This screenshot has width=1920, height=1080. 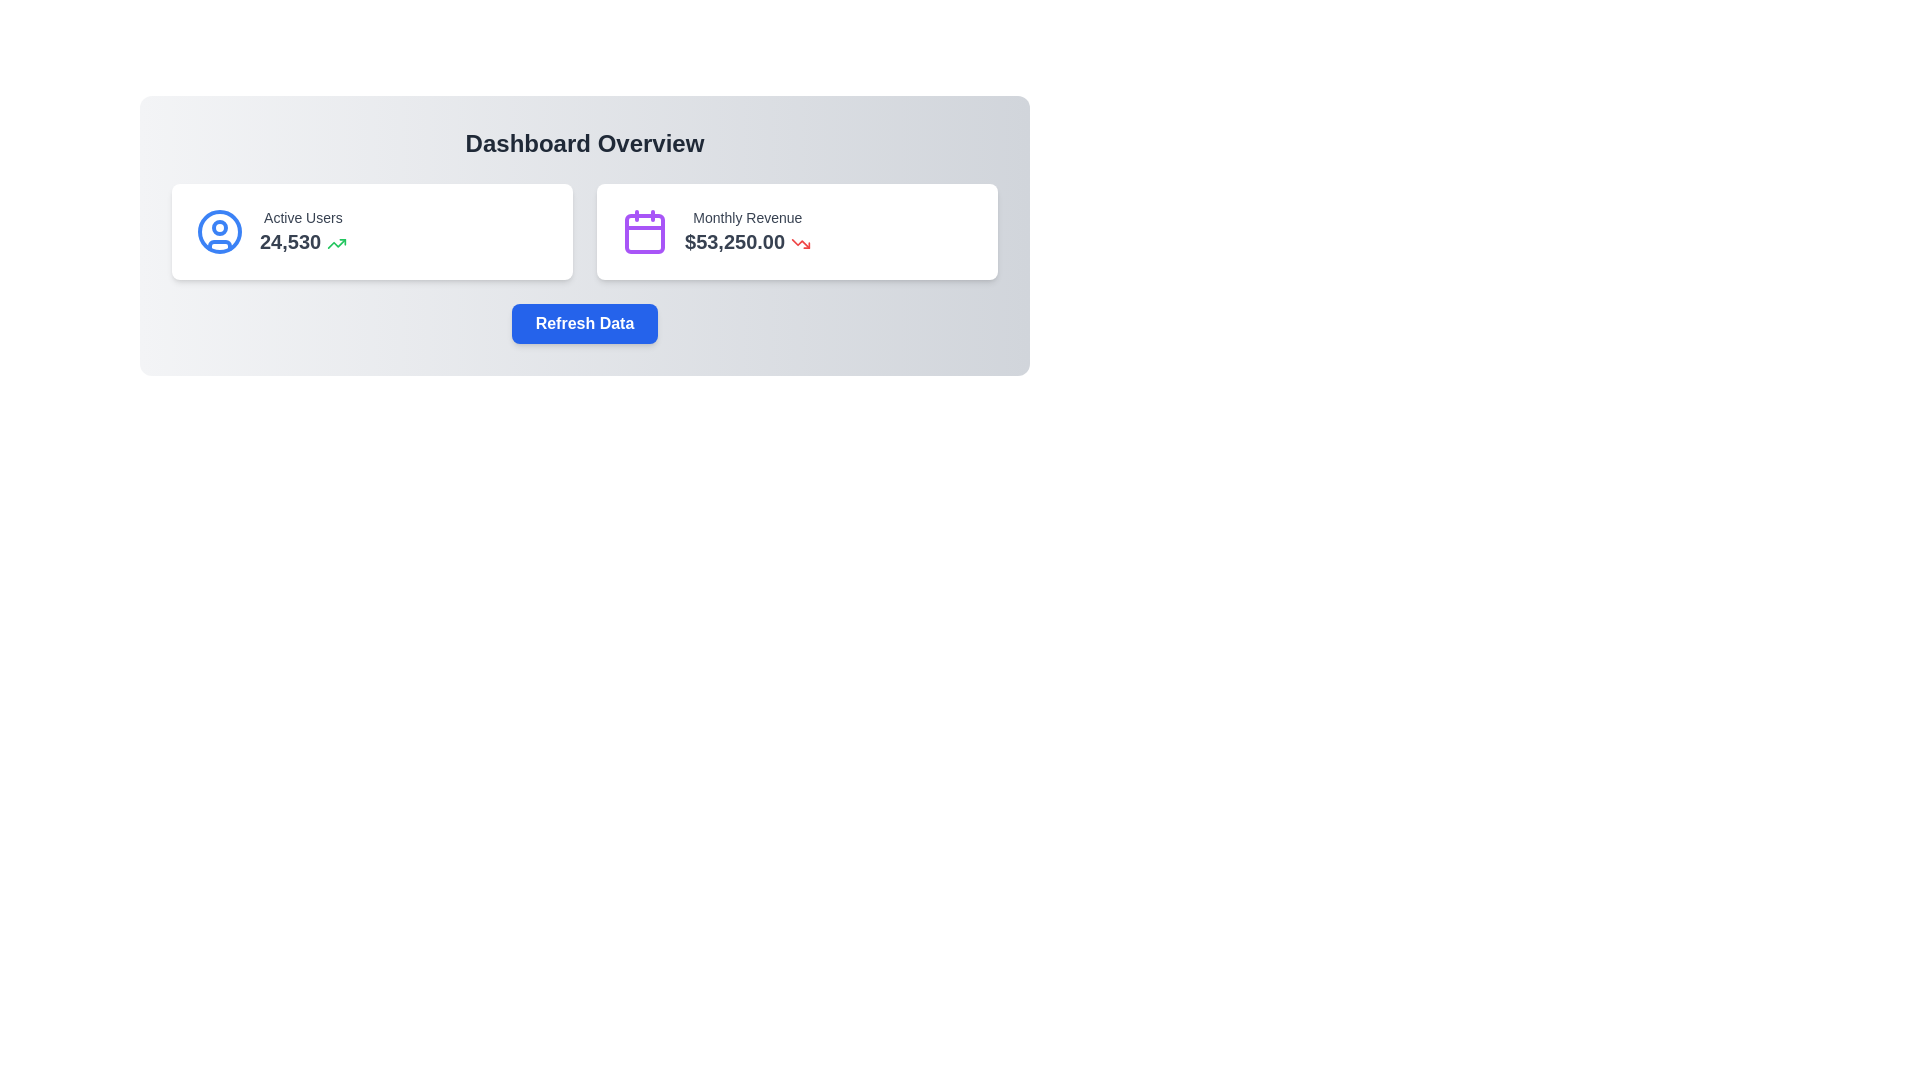 What do you see at coordinates (644, 233) in the screenshot?
I see `the rectangular graphical component with rounded corners located within the calendar icon, positioned below the header area and occupying the center of the icon` at bounding box center [644, 233].